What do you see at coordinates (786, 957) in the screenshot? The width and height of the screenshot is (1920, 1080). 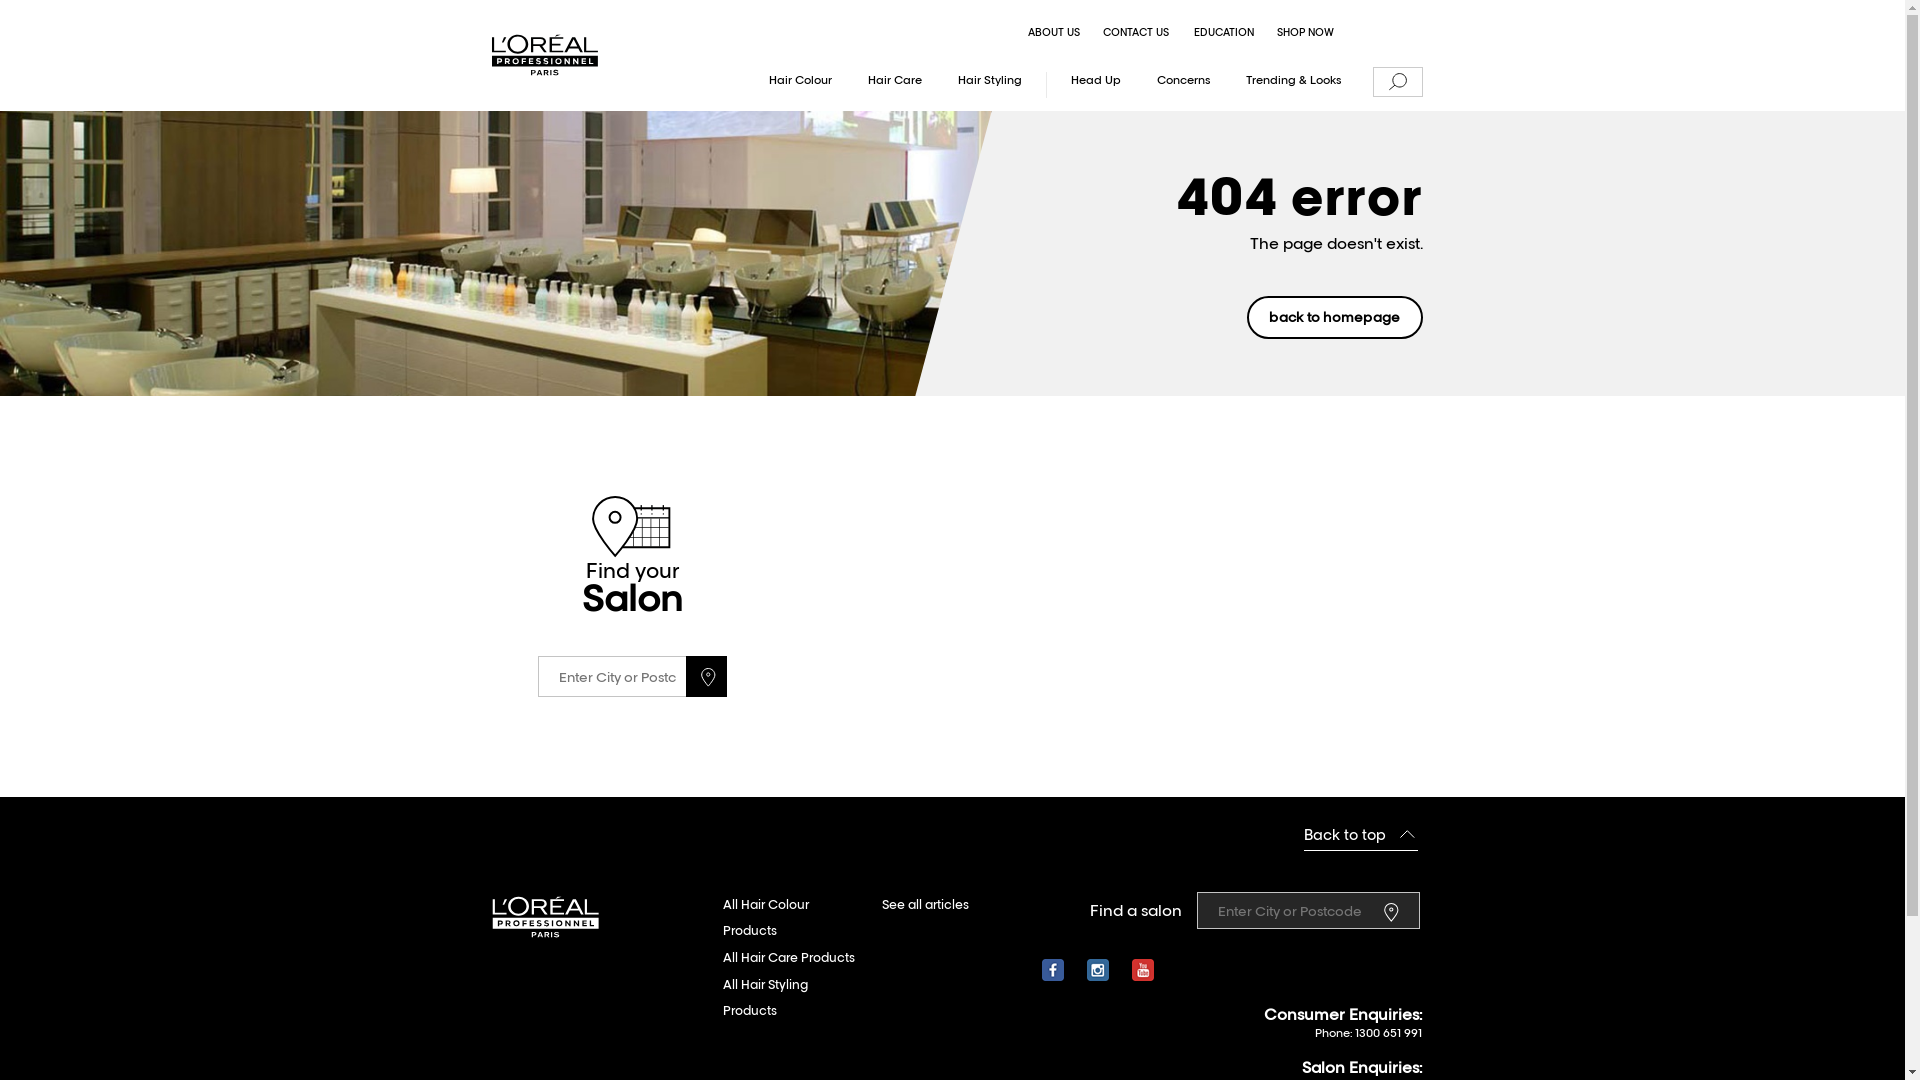 I see `'All Hair Care Products'` at bounding box center [786, 957].